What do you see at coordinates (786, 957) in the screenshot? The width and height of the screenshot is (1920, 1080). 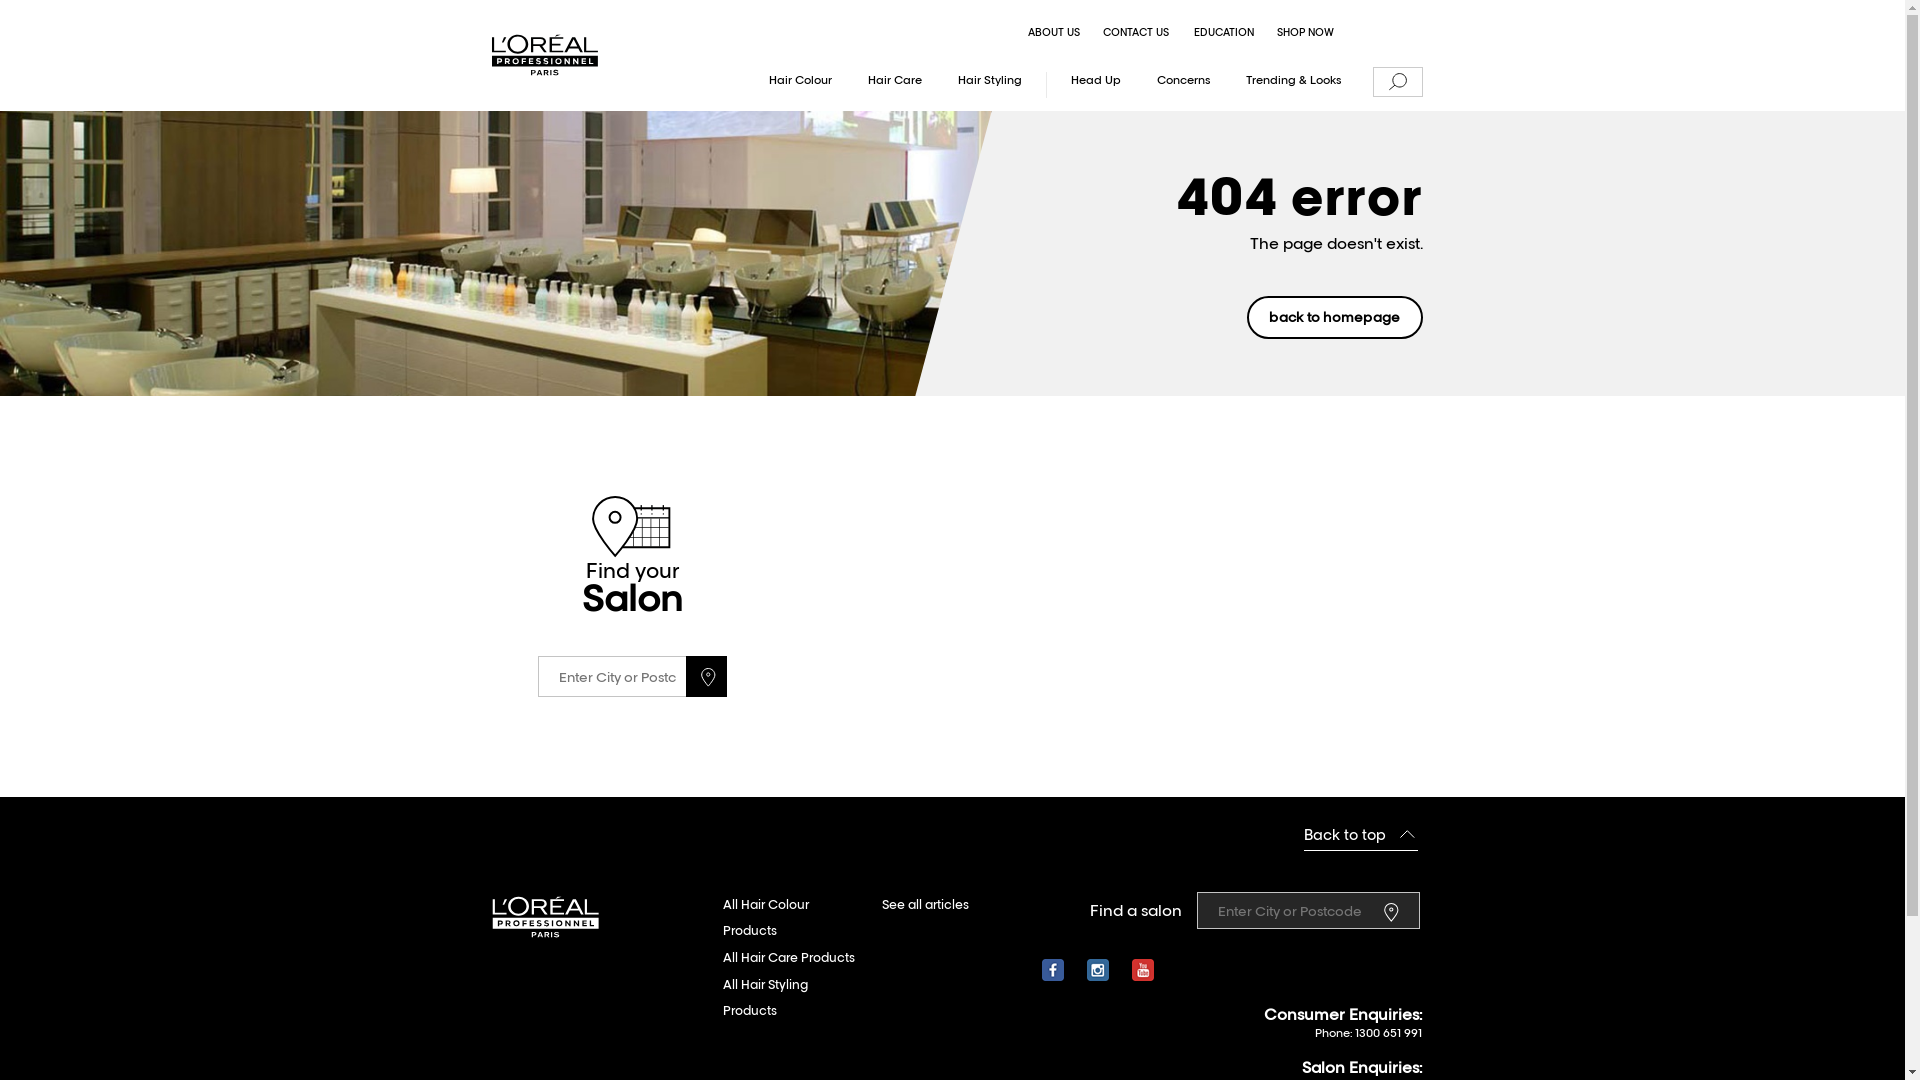 I see `'All Hair Care Products'` at bounding box center [786, 957].